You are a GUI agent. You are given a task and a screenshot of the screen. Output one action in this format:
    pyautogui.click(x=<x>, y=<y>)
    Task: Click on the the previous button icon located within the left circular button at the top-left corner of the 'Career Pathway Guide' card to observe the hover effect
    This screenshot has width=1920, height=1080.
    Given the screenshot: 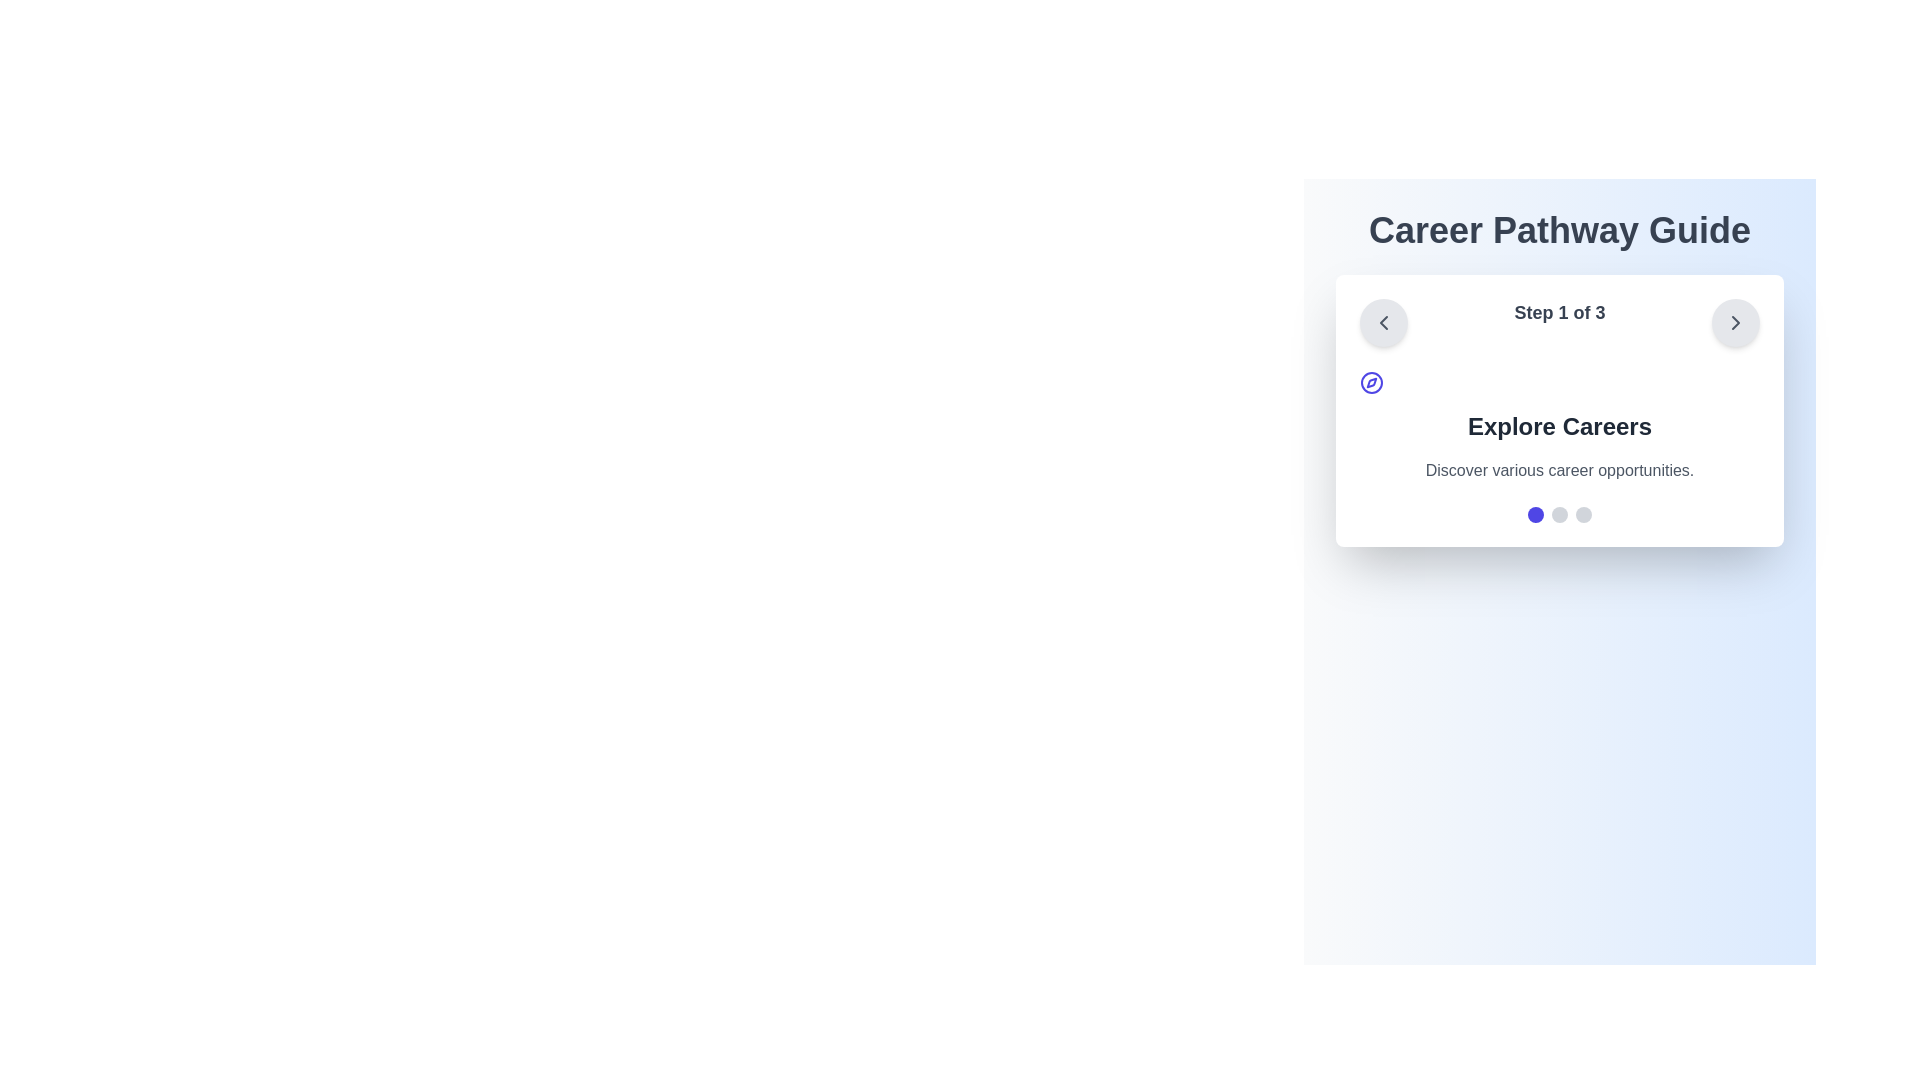 What is the action you would take?
    pyautogui.click(x=1382, y=322)
    